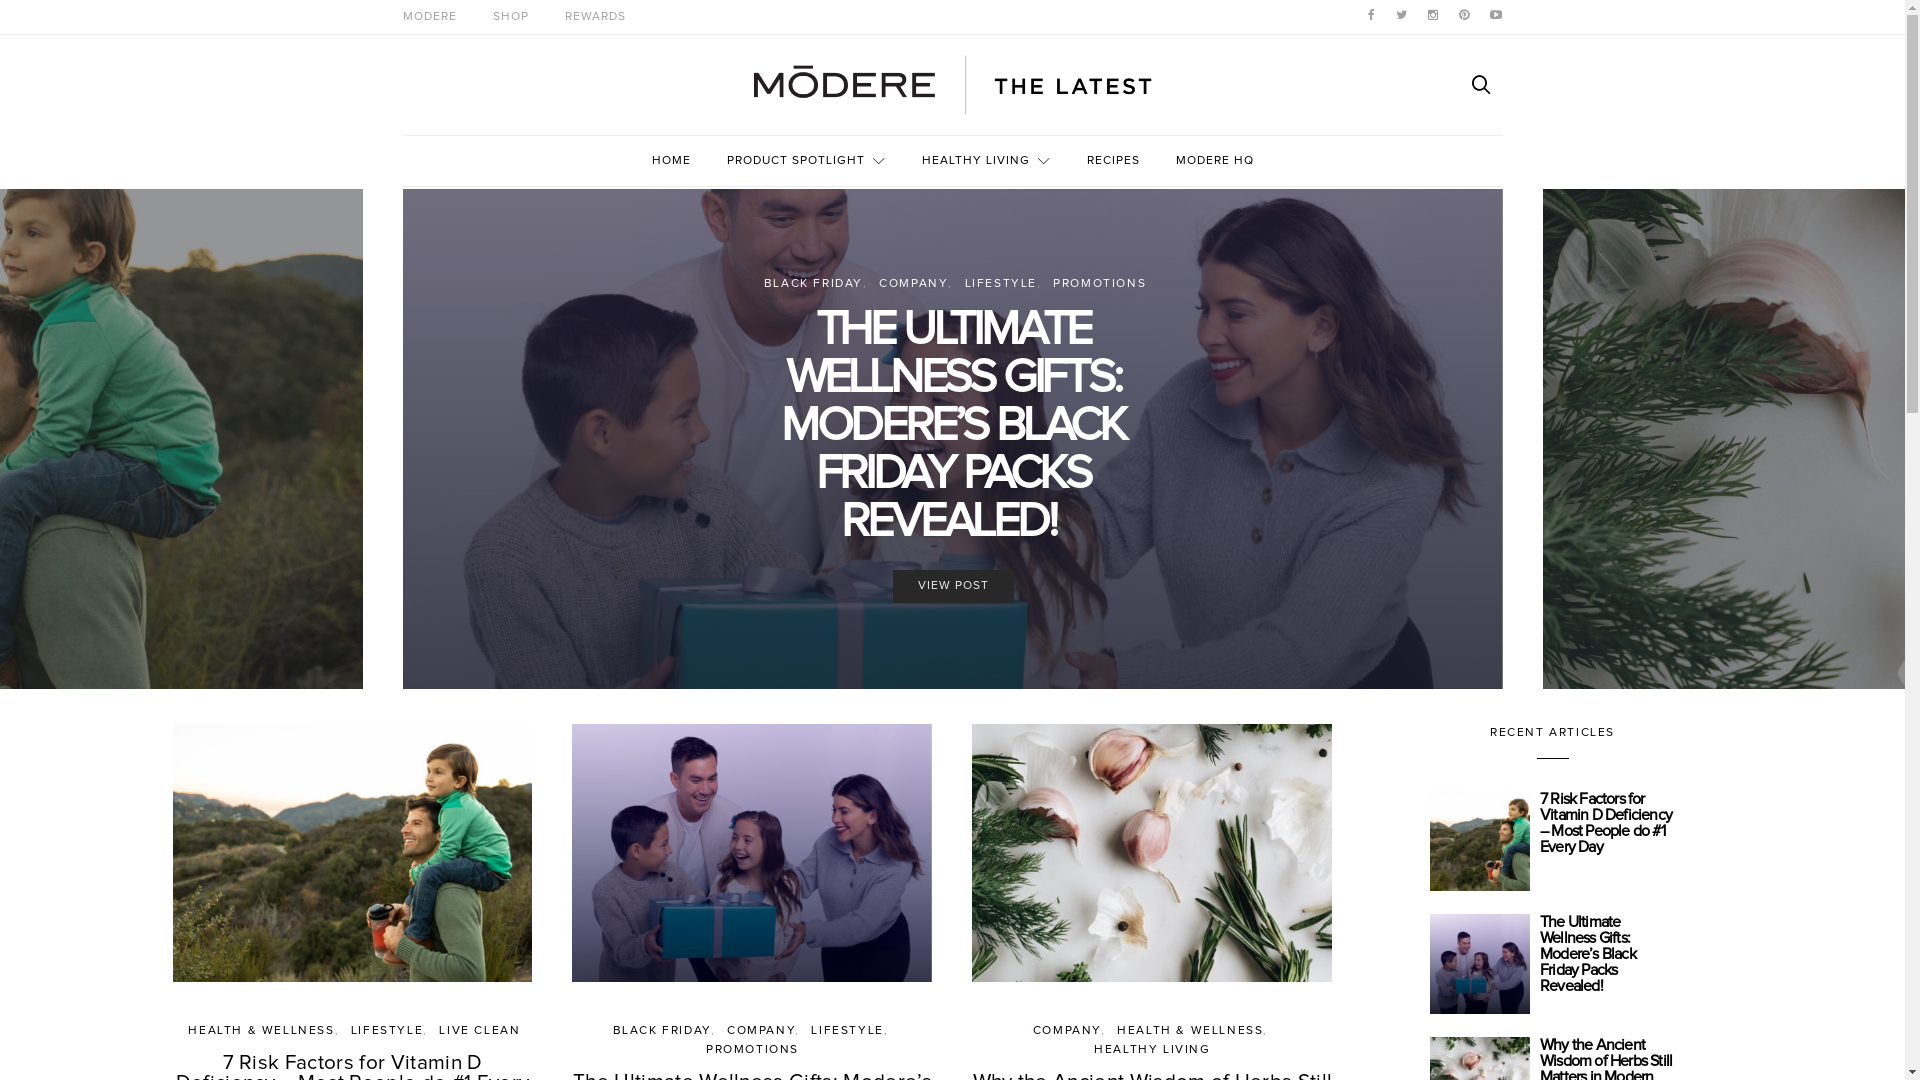 The width and height of the screenshot is (1920, 1080). Describe the element at coordinates (813, 284) in the screenshot. I see `'BLACK FRIDAY'` at that location.